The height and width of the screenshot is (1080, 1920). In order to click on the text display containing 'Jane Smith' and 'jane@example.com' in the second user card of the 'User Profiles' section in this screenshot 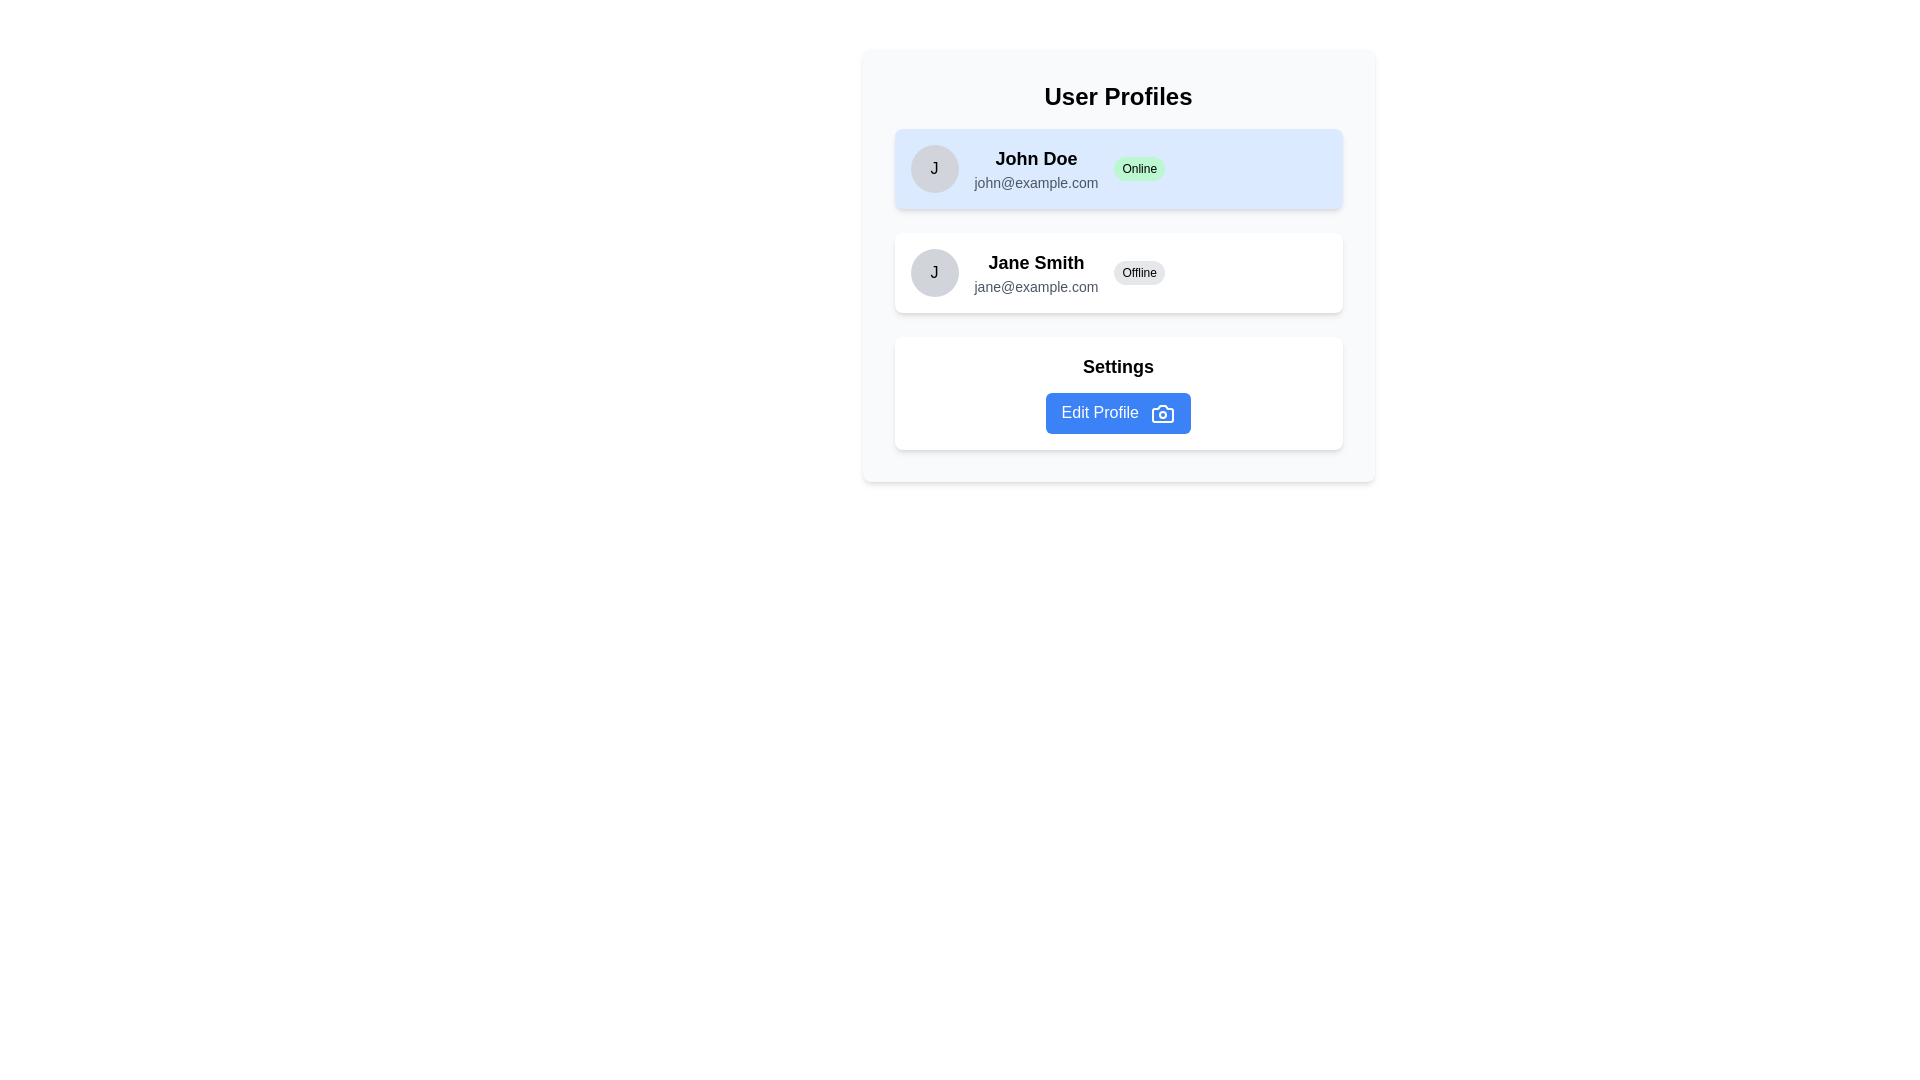, I will do `click(1036, 273)`.